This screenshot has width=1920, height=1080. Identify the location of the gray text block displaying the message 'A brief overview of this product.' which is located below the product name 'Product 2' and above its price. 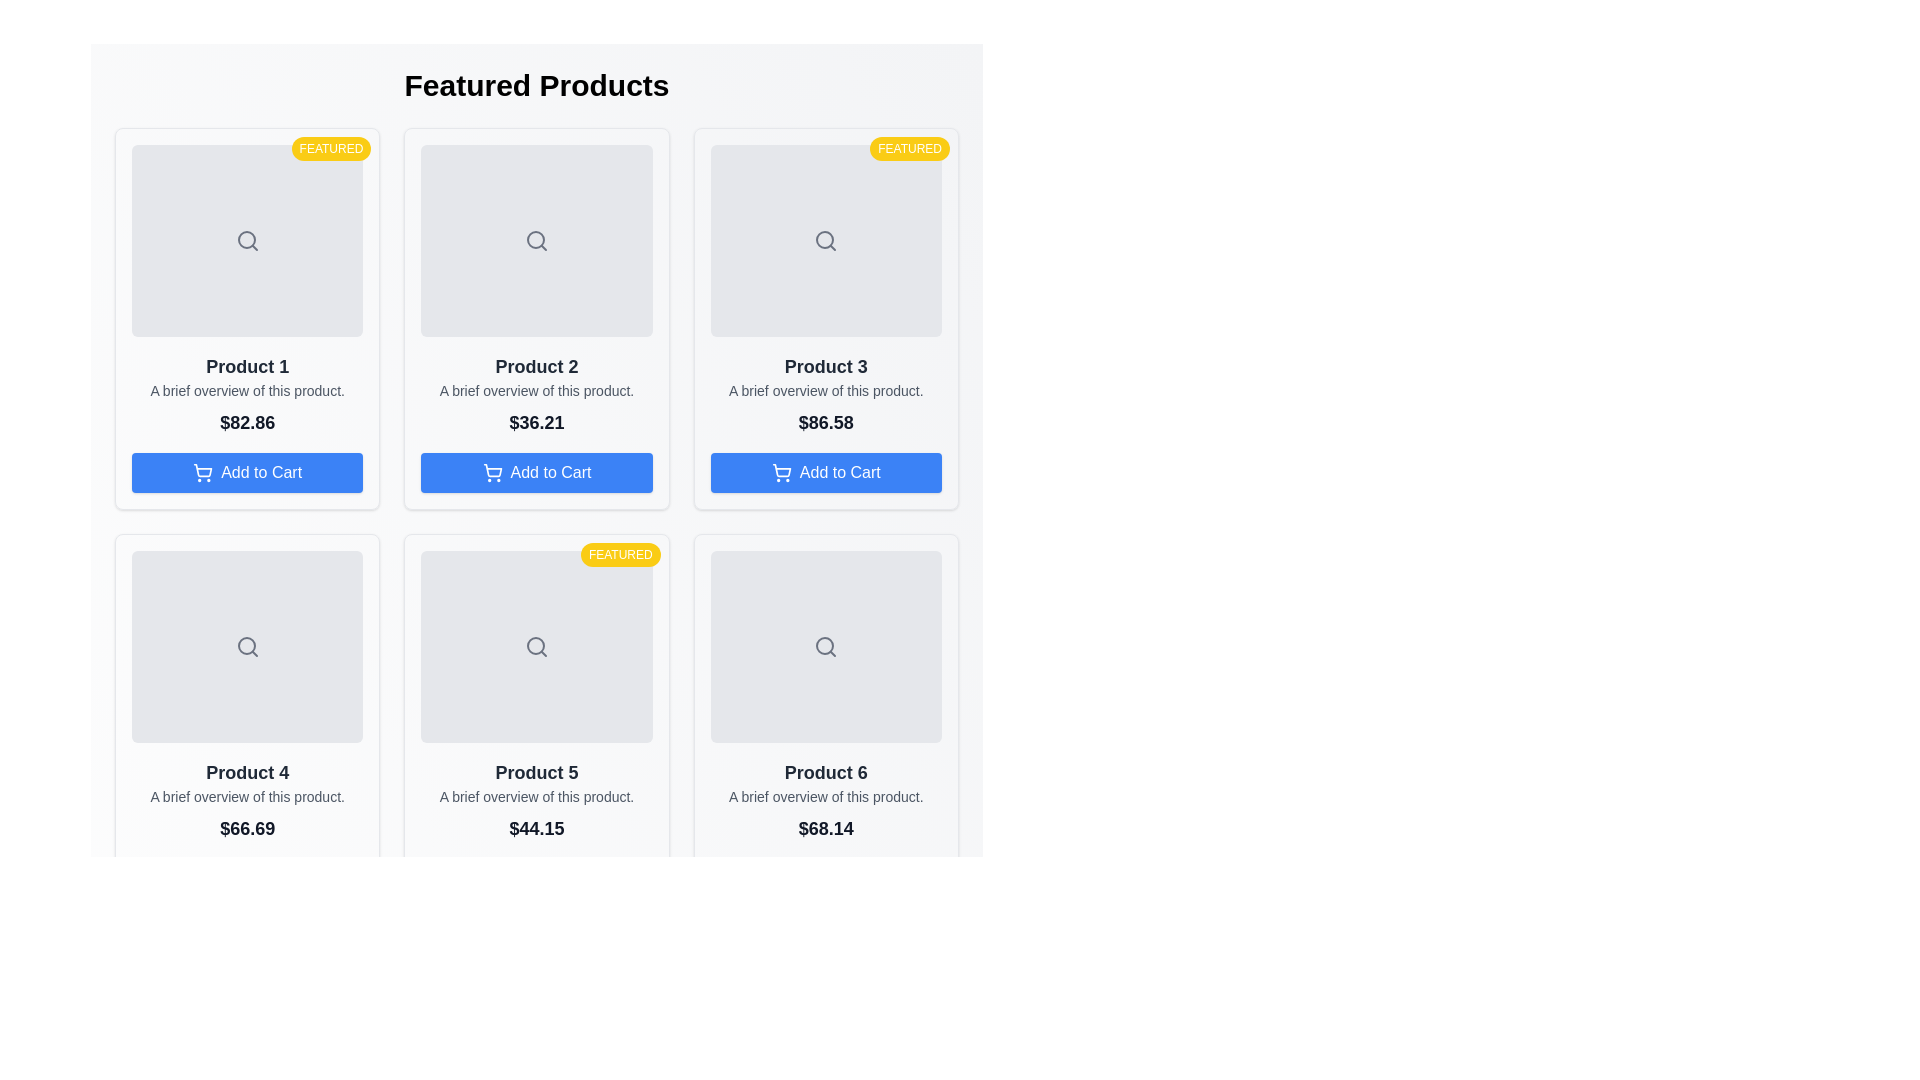
(537, 390).